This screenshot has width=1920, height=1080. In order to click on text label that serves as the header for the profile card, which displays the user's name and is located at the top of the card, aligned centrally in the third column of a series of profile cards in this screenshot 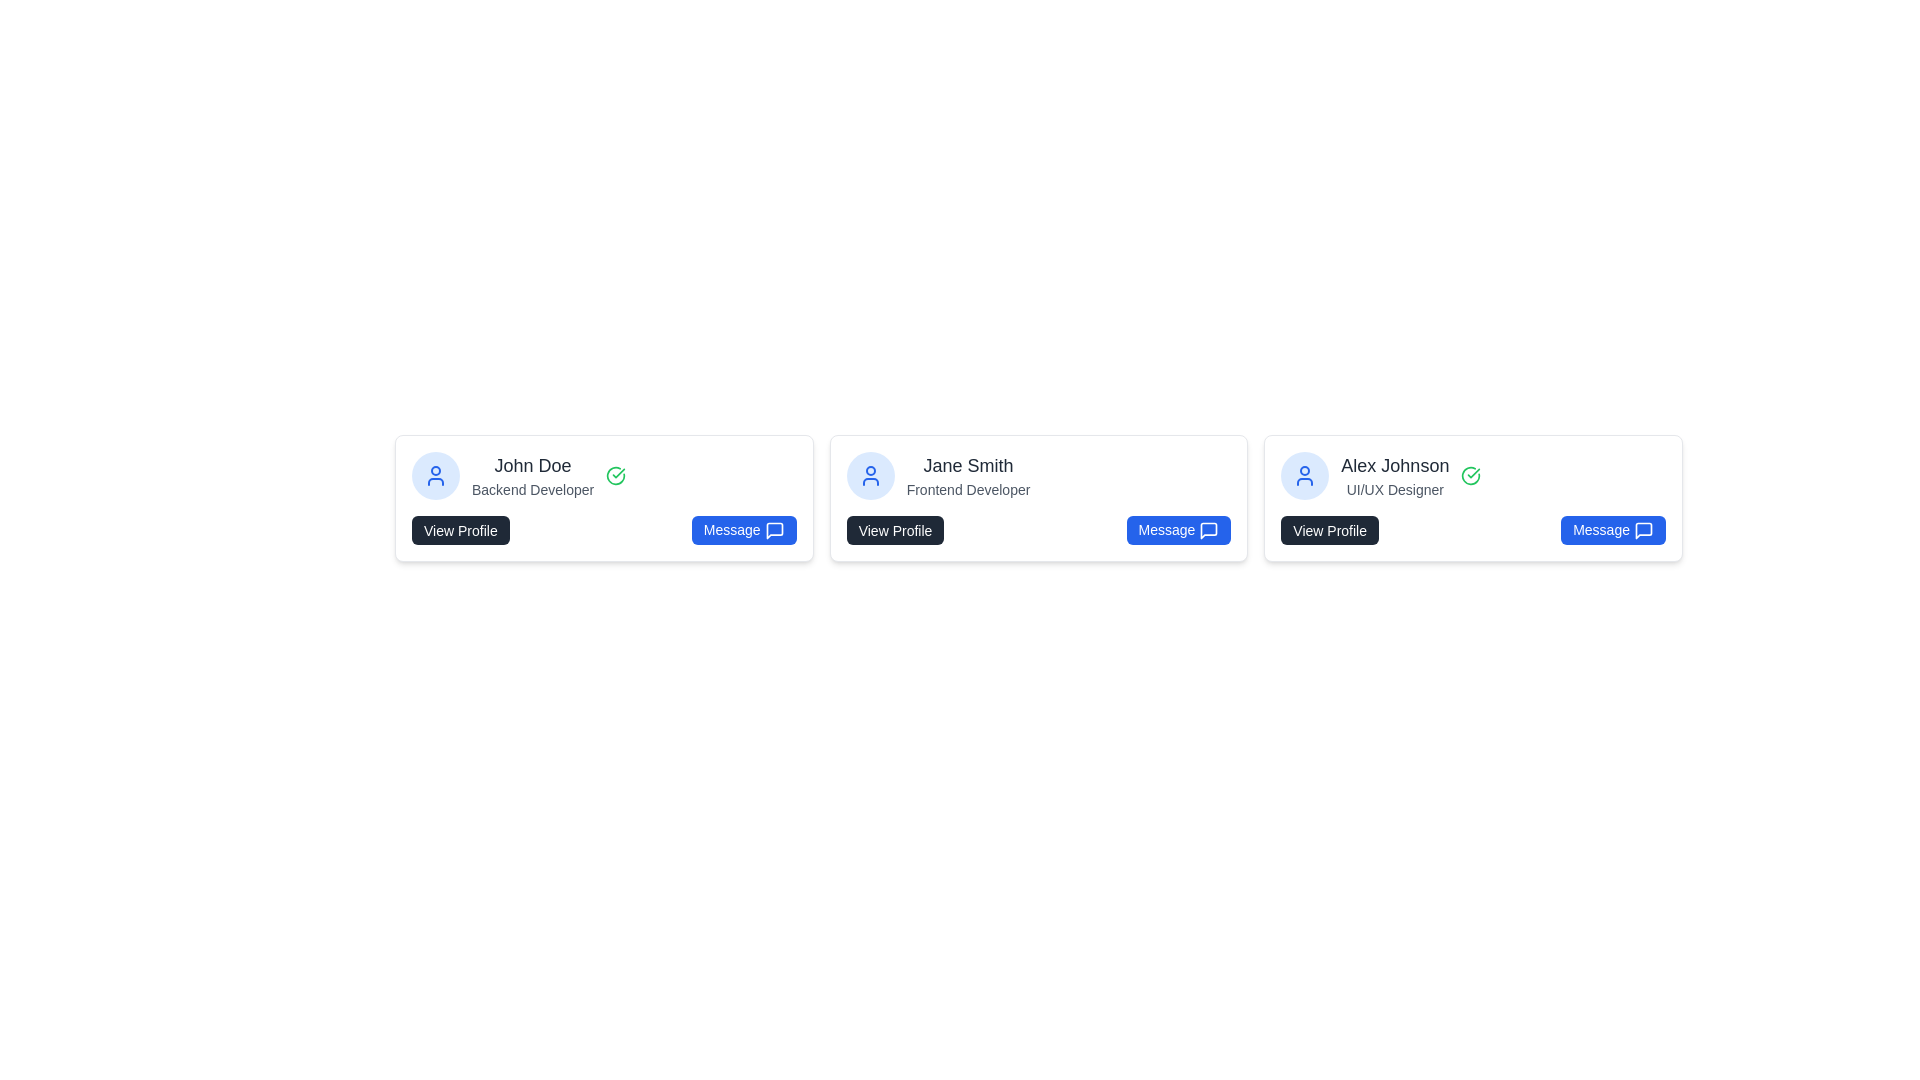, I will do `click(1394, 466)`.